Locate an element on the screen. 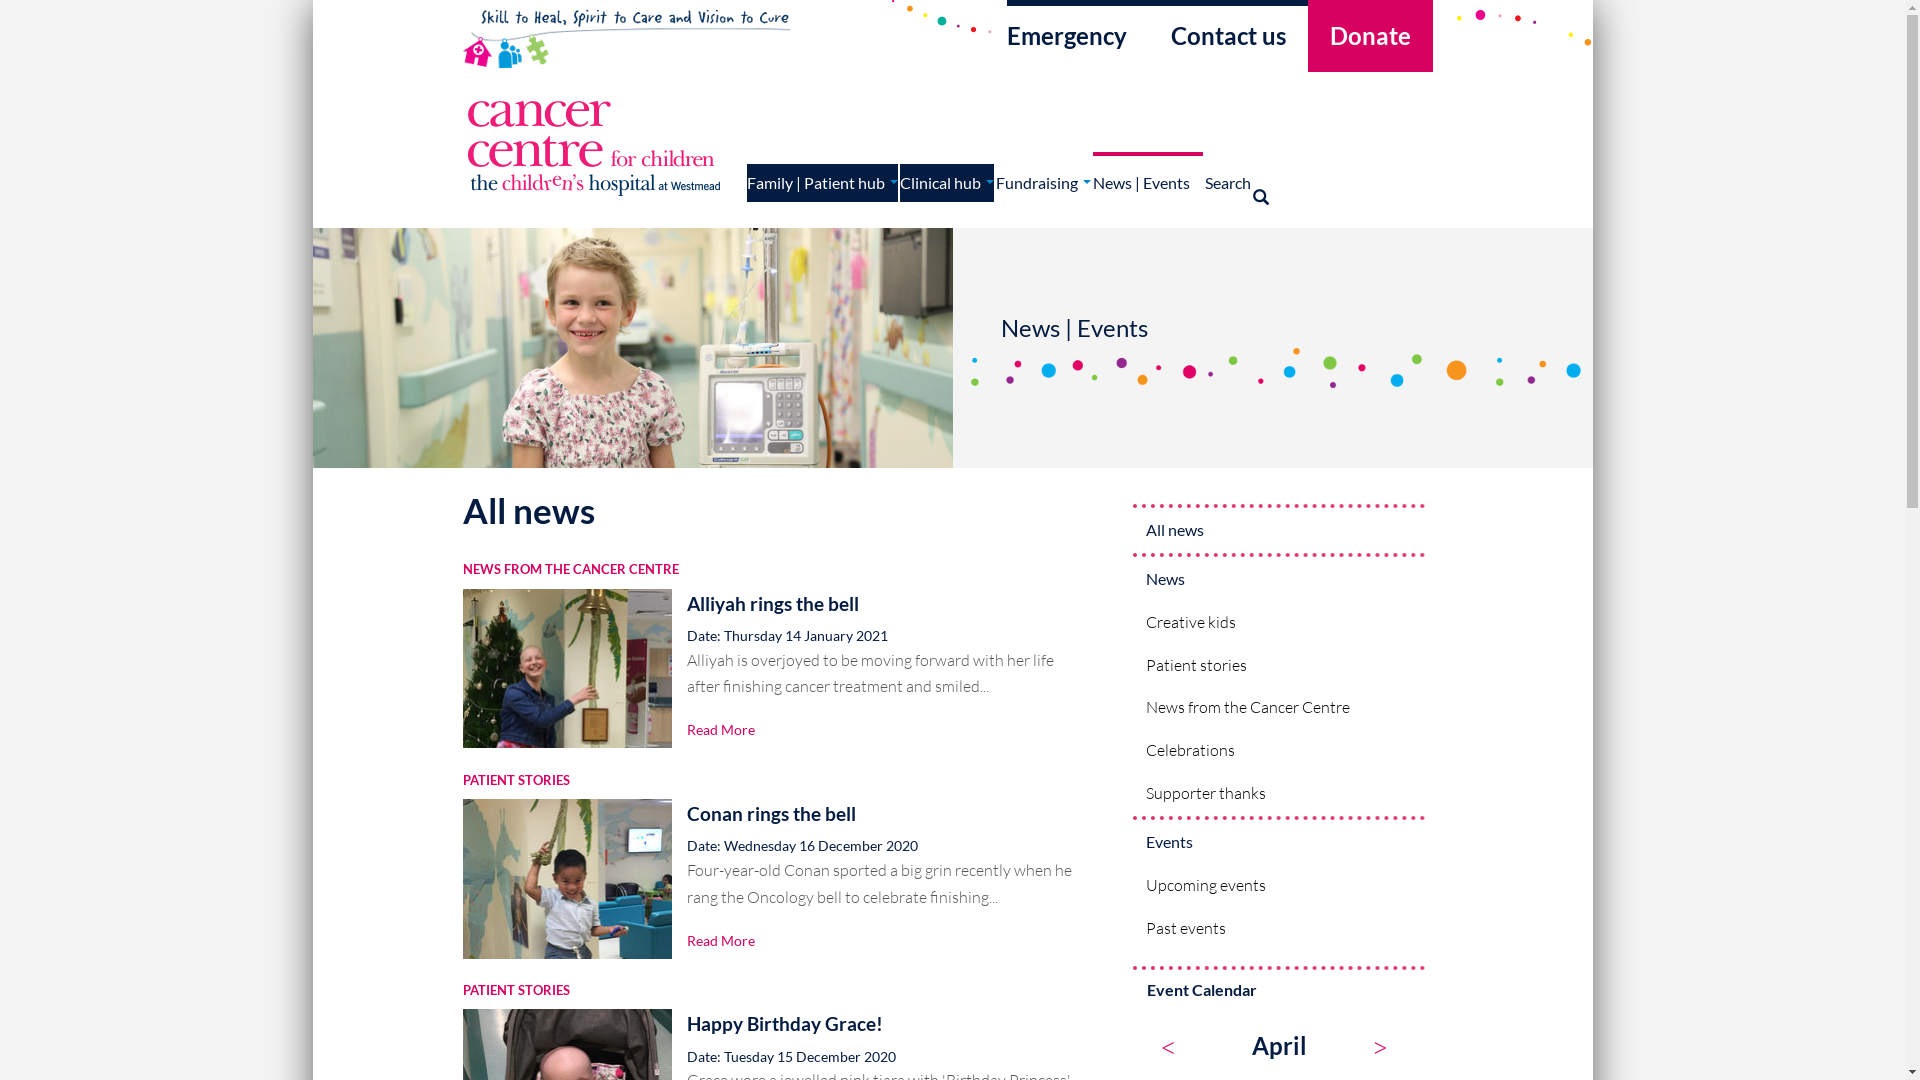 Image resolution: width=1920 pixels, height=1080 pixels. 'Read More' is located at coordinates (720, 940).